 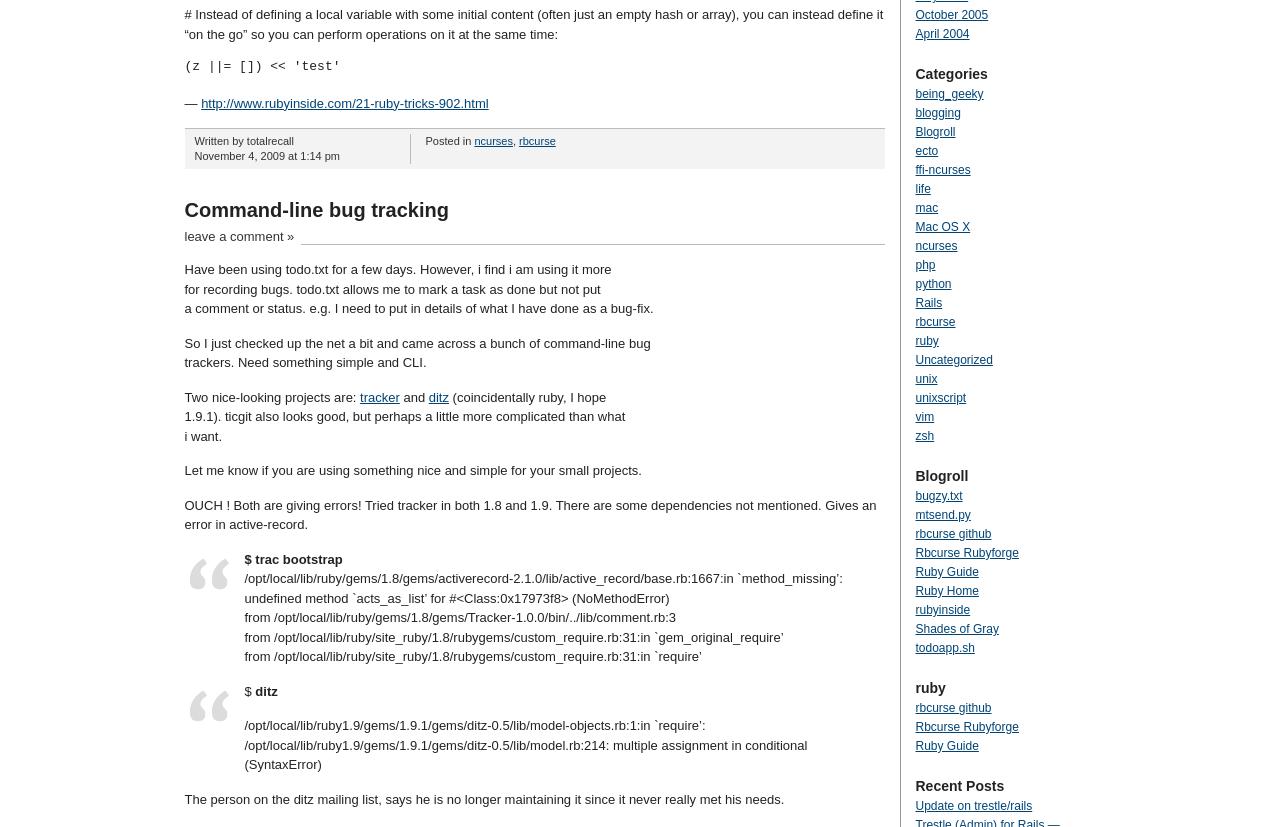 What do you see at coordinates (183, 23) in the screenshot?
I see `'# Instead of defining a local variable with some initial content (often just an empty hash or array), you can instead define it “on the go” so you can perform operations on it at the same time:'` at bounding box center [183, 23].